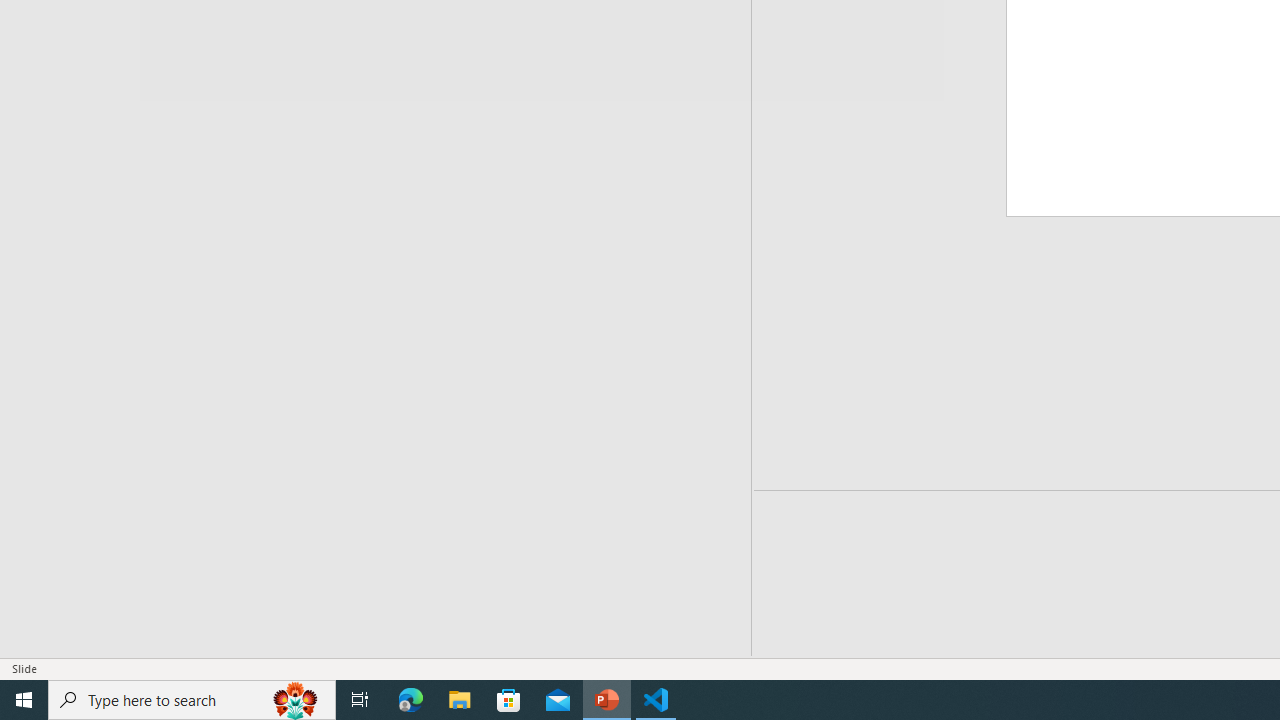 The image size is (1280, 720). I want to click on 'Microsoft Store', so click(509, 698).